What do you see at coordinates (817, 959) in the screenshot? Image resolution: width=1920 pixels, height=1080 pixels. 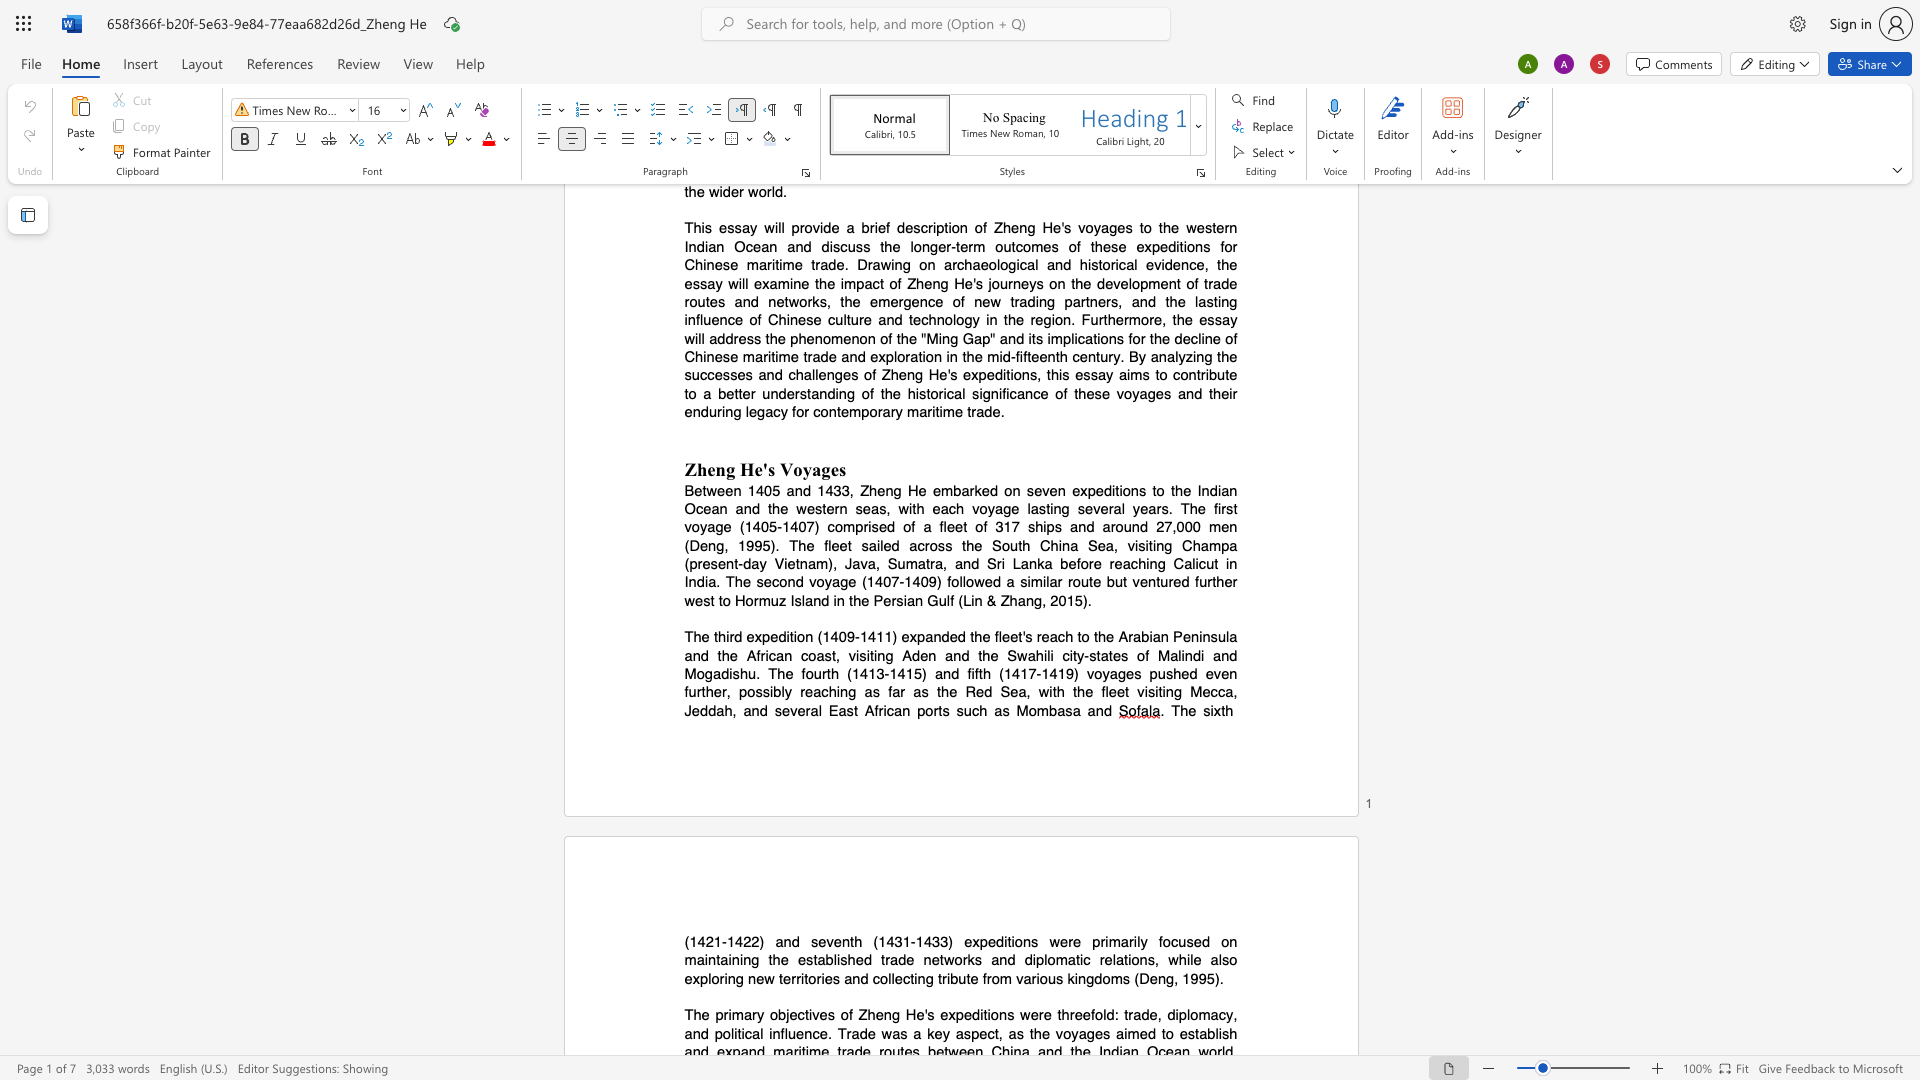 I see `the subset text "ablished trade networks and diplomatic relations, while a" within the text "the established trade networks and diplomatic relations, while also exploring new territories and collecting tribute from various kingdoms (Deng, 1995)."` at bounding box center [817, 959].